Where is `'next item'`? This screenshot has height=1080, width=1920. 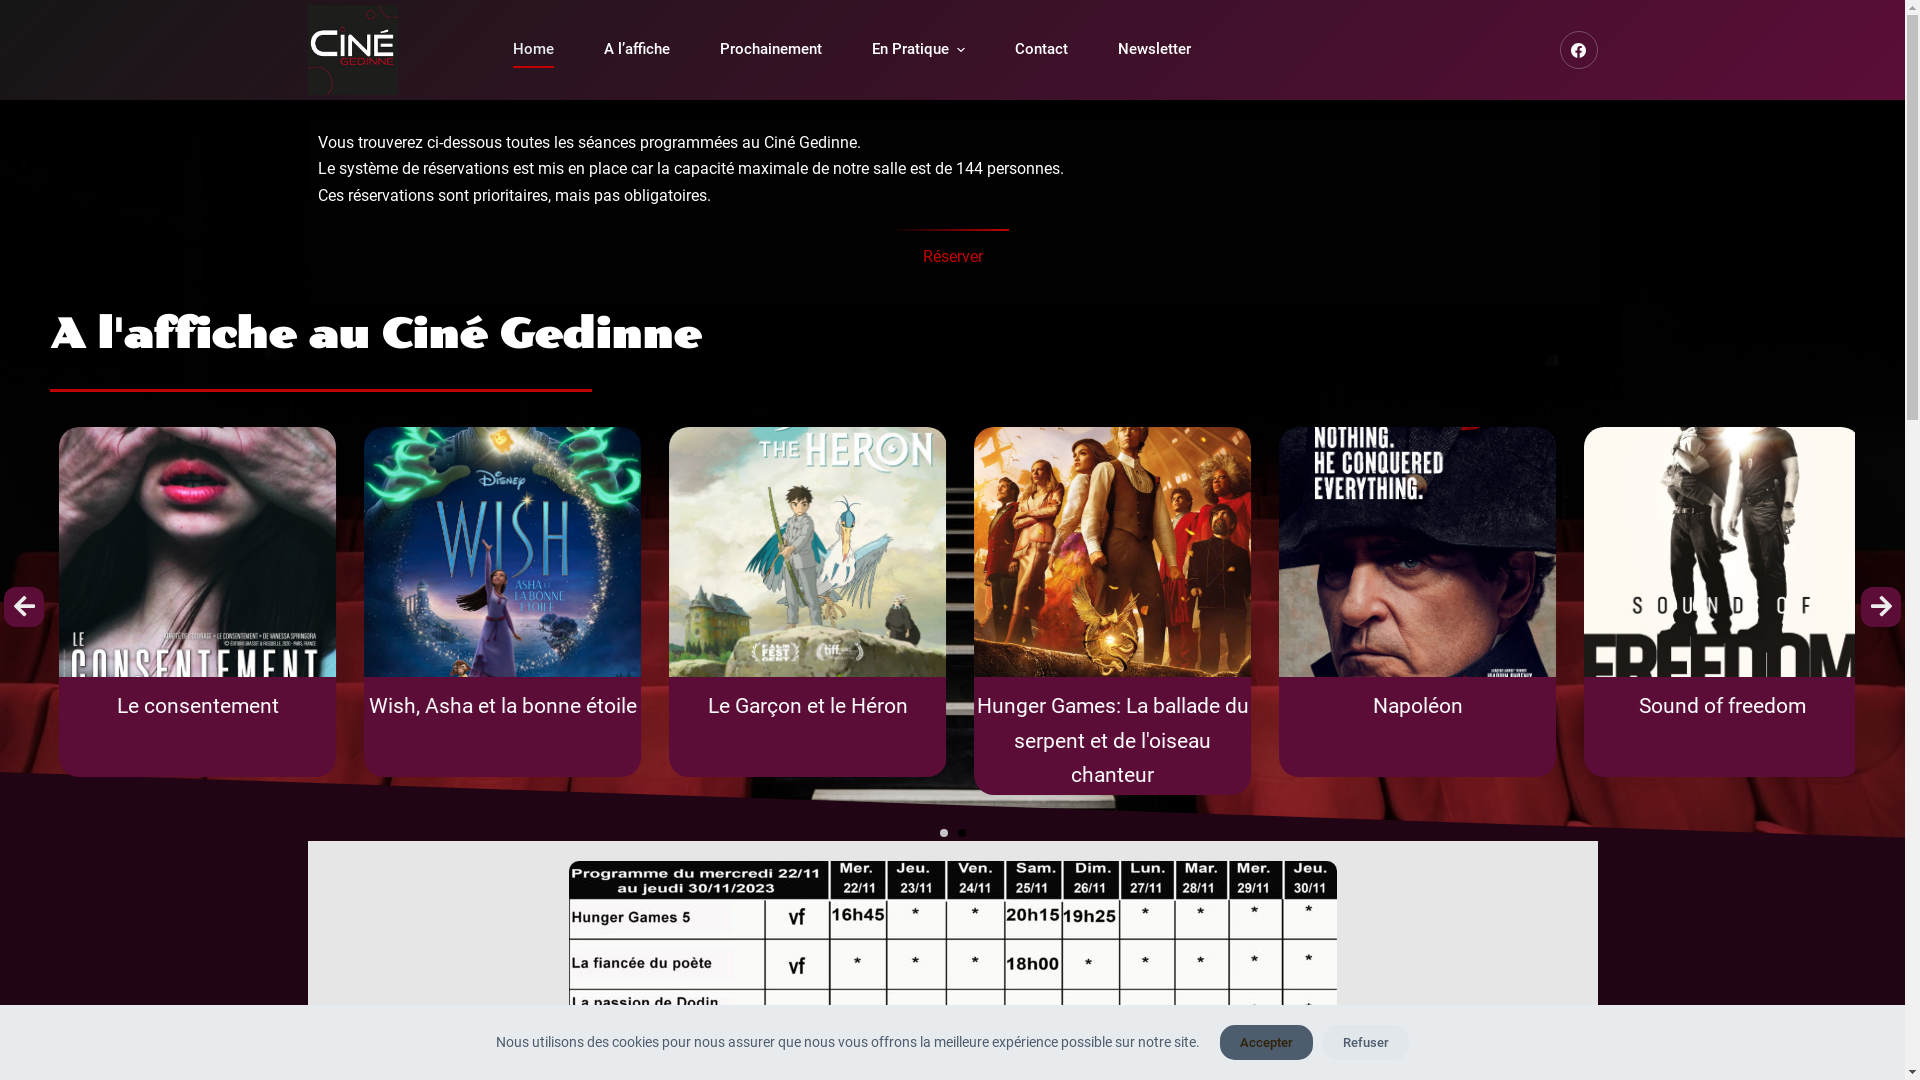
'next item' is located at coordinates (1880, 605).